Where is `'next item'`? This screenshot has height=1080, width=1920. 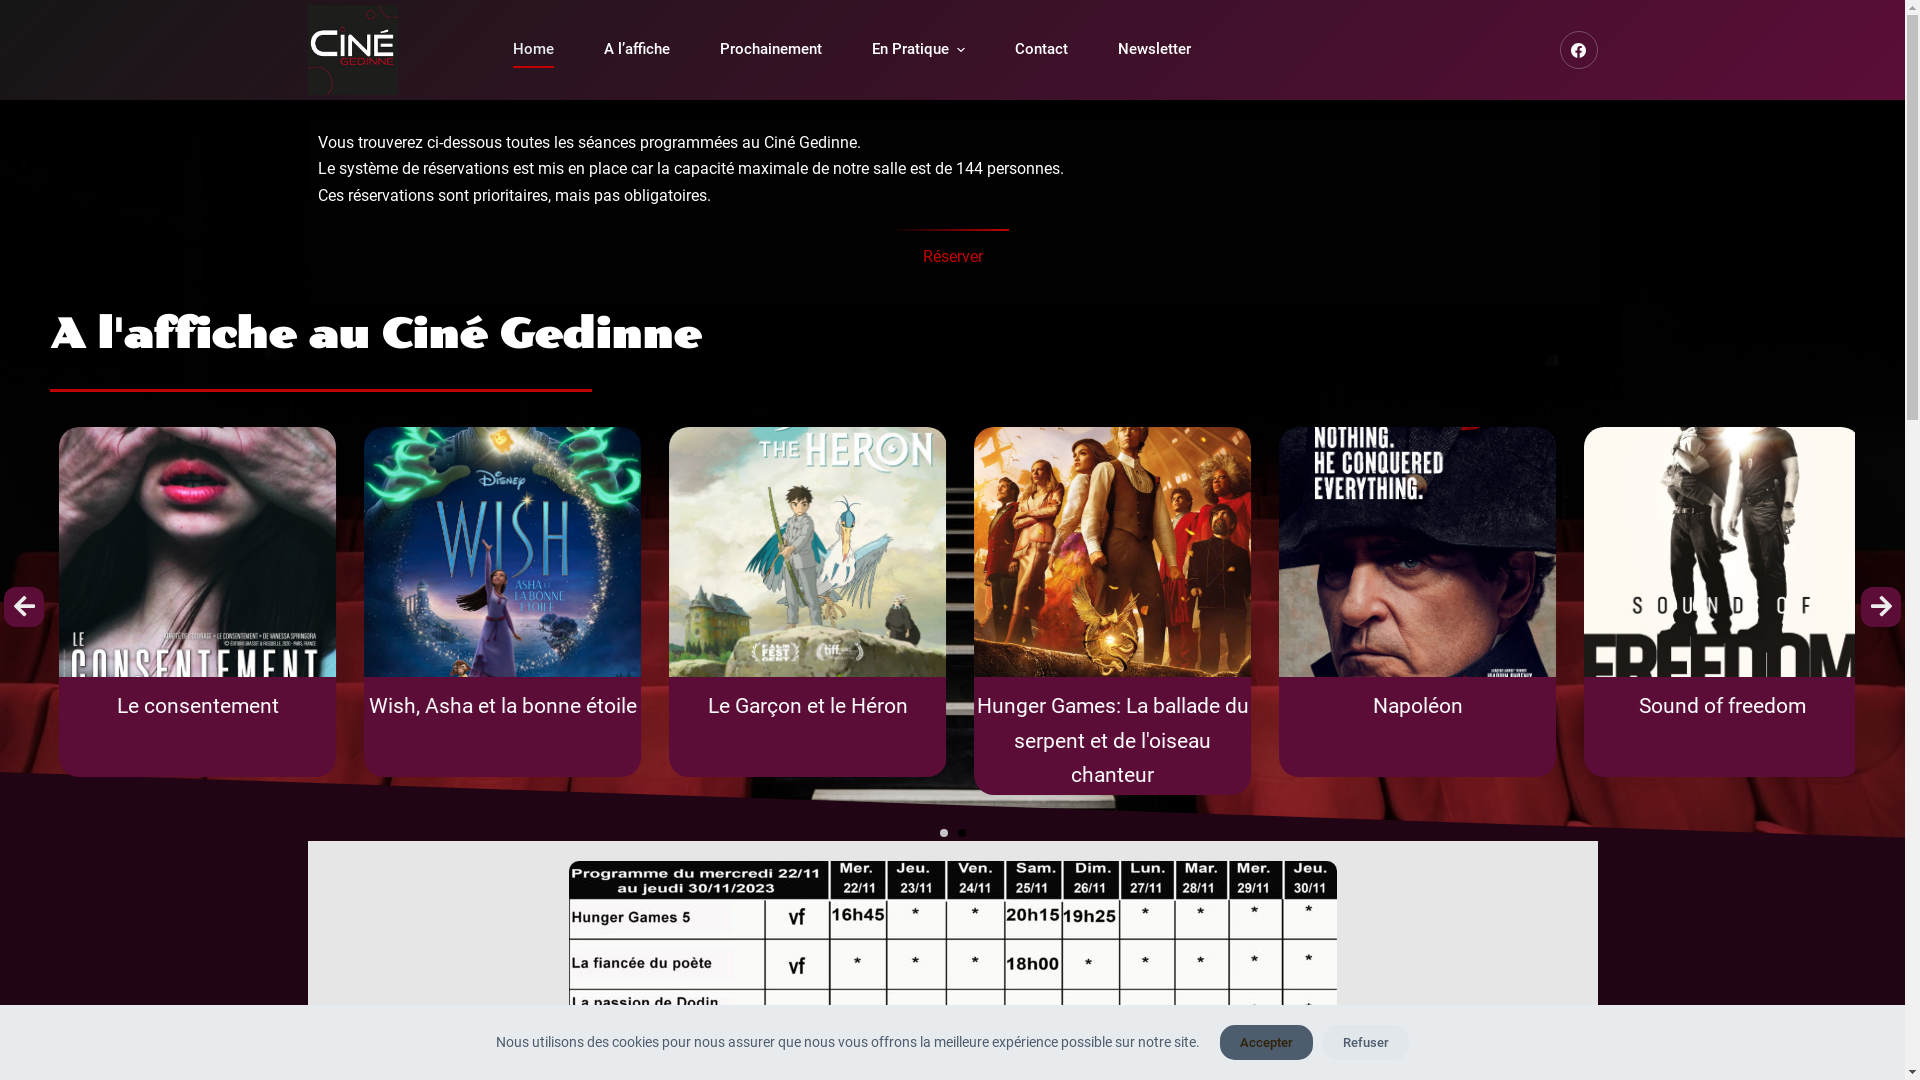
'next item' is located at coordinates (1880, 605).